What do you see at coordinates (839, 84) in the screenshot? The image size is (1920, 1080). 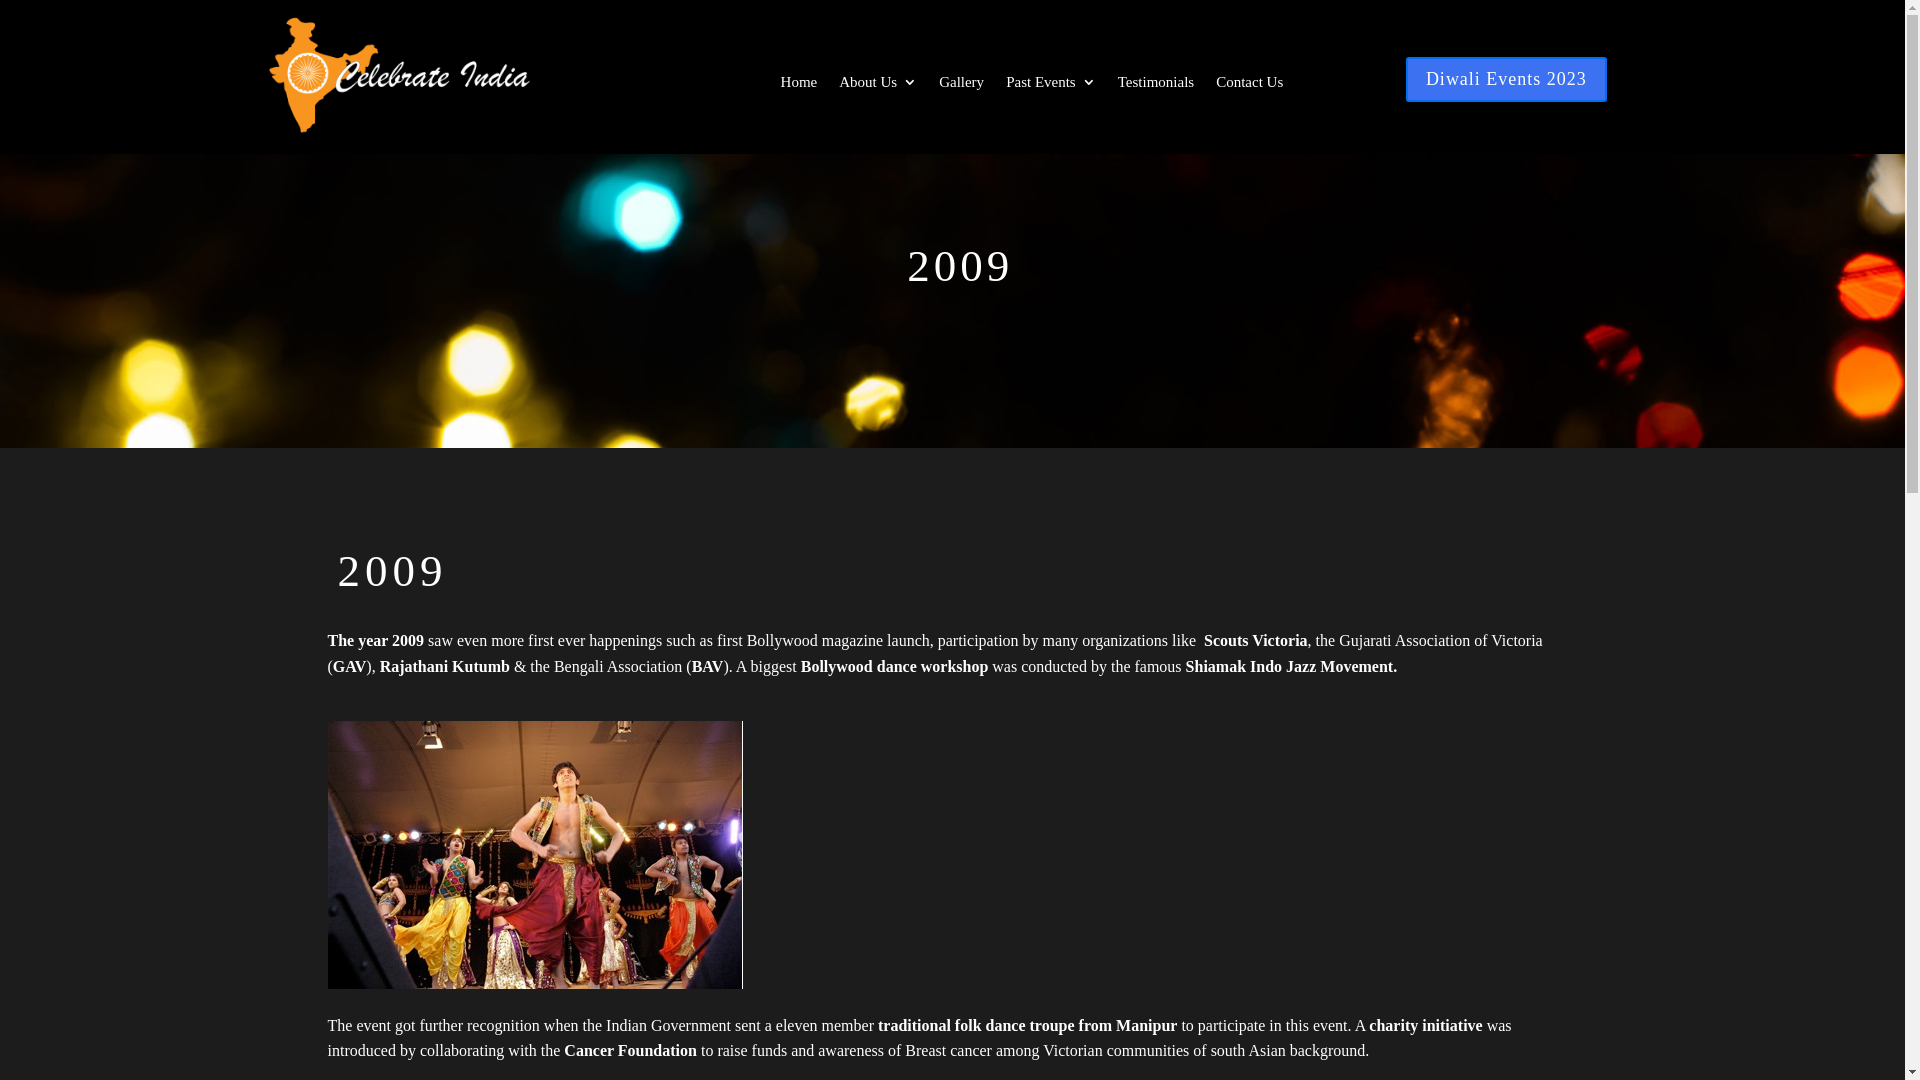 I see `'About Us'` at bounding box center [839, 84].